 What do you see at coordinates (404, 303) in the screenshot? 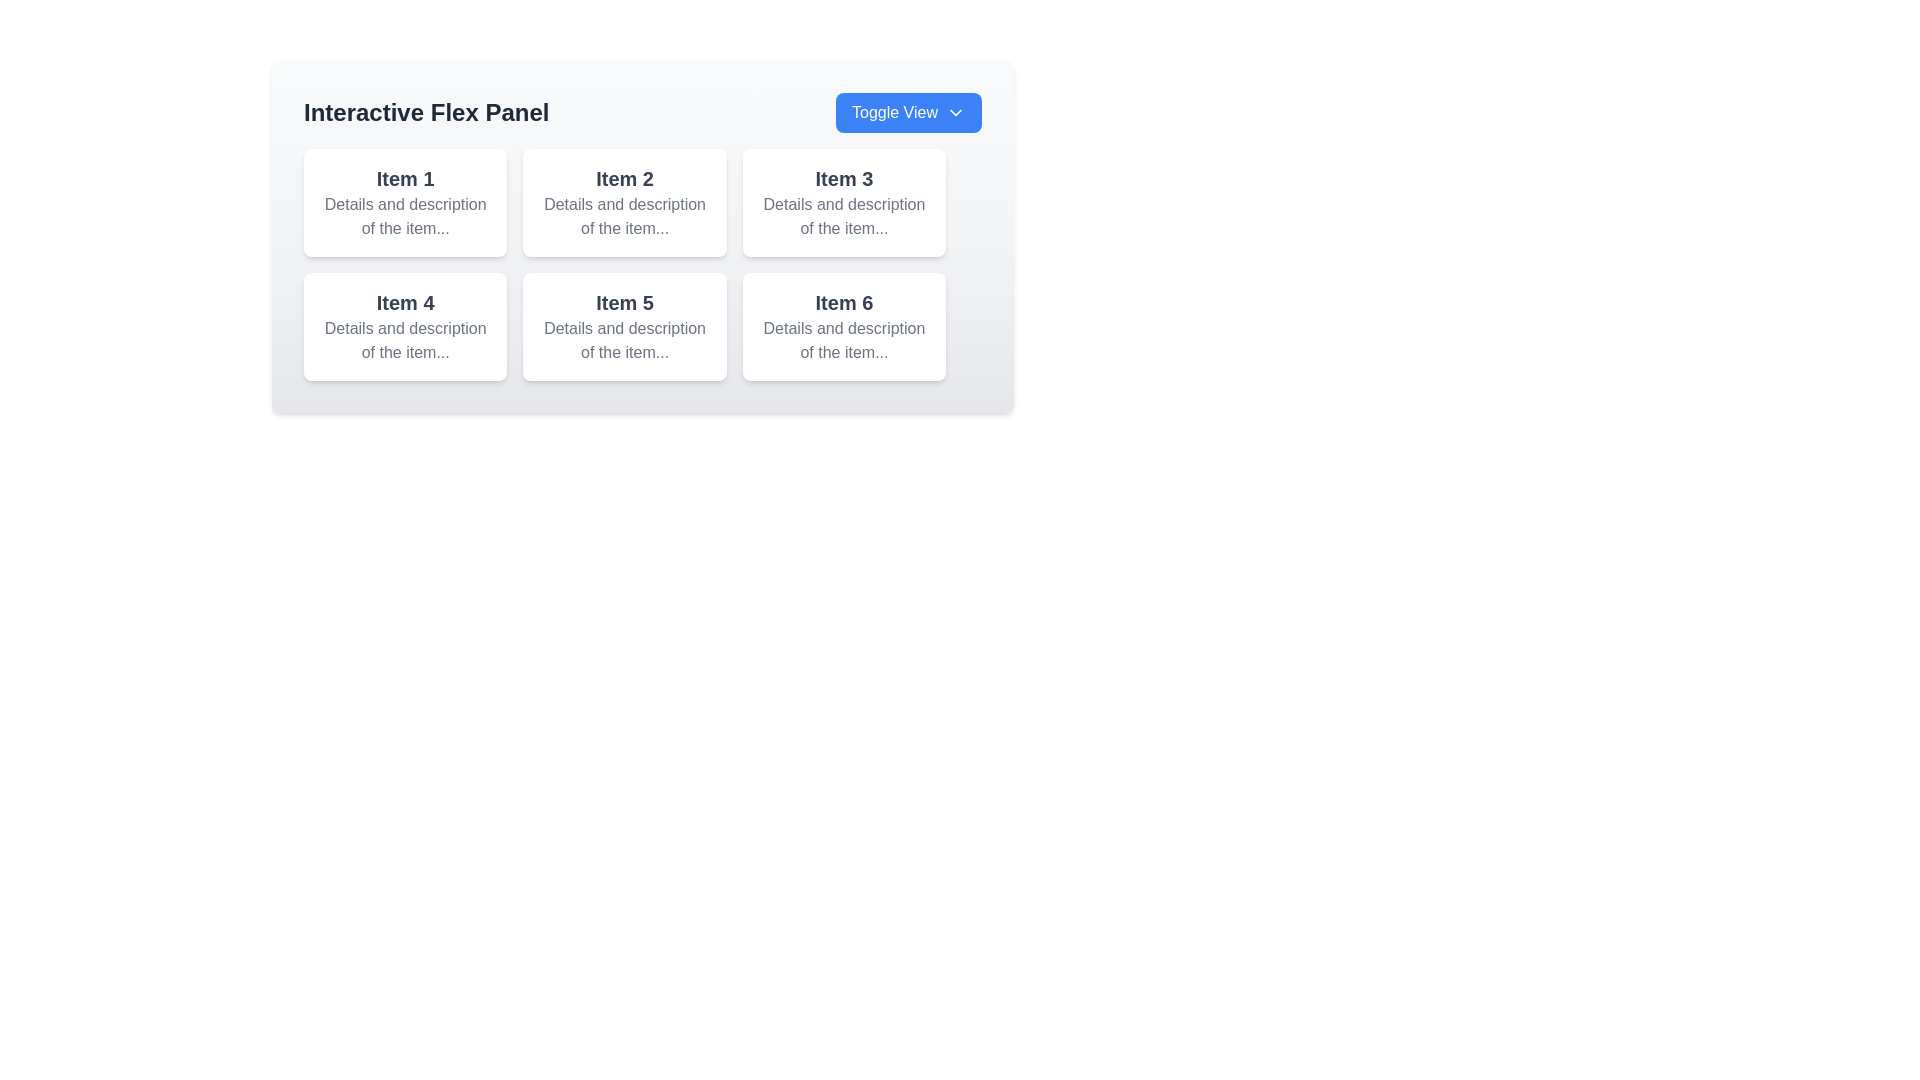
I see `the text label located in the second row and first column of the grid layout under the 'Interactive Flex Panel'` at bounding box center [404, 303].